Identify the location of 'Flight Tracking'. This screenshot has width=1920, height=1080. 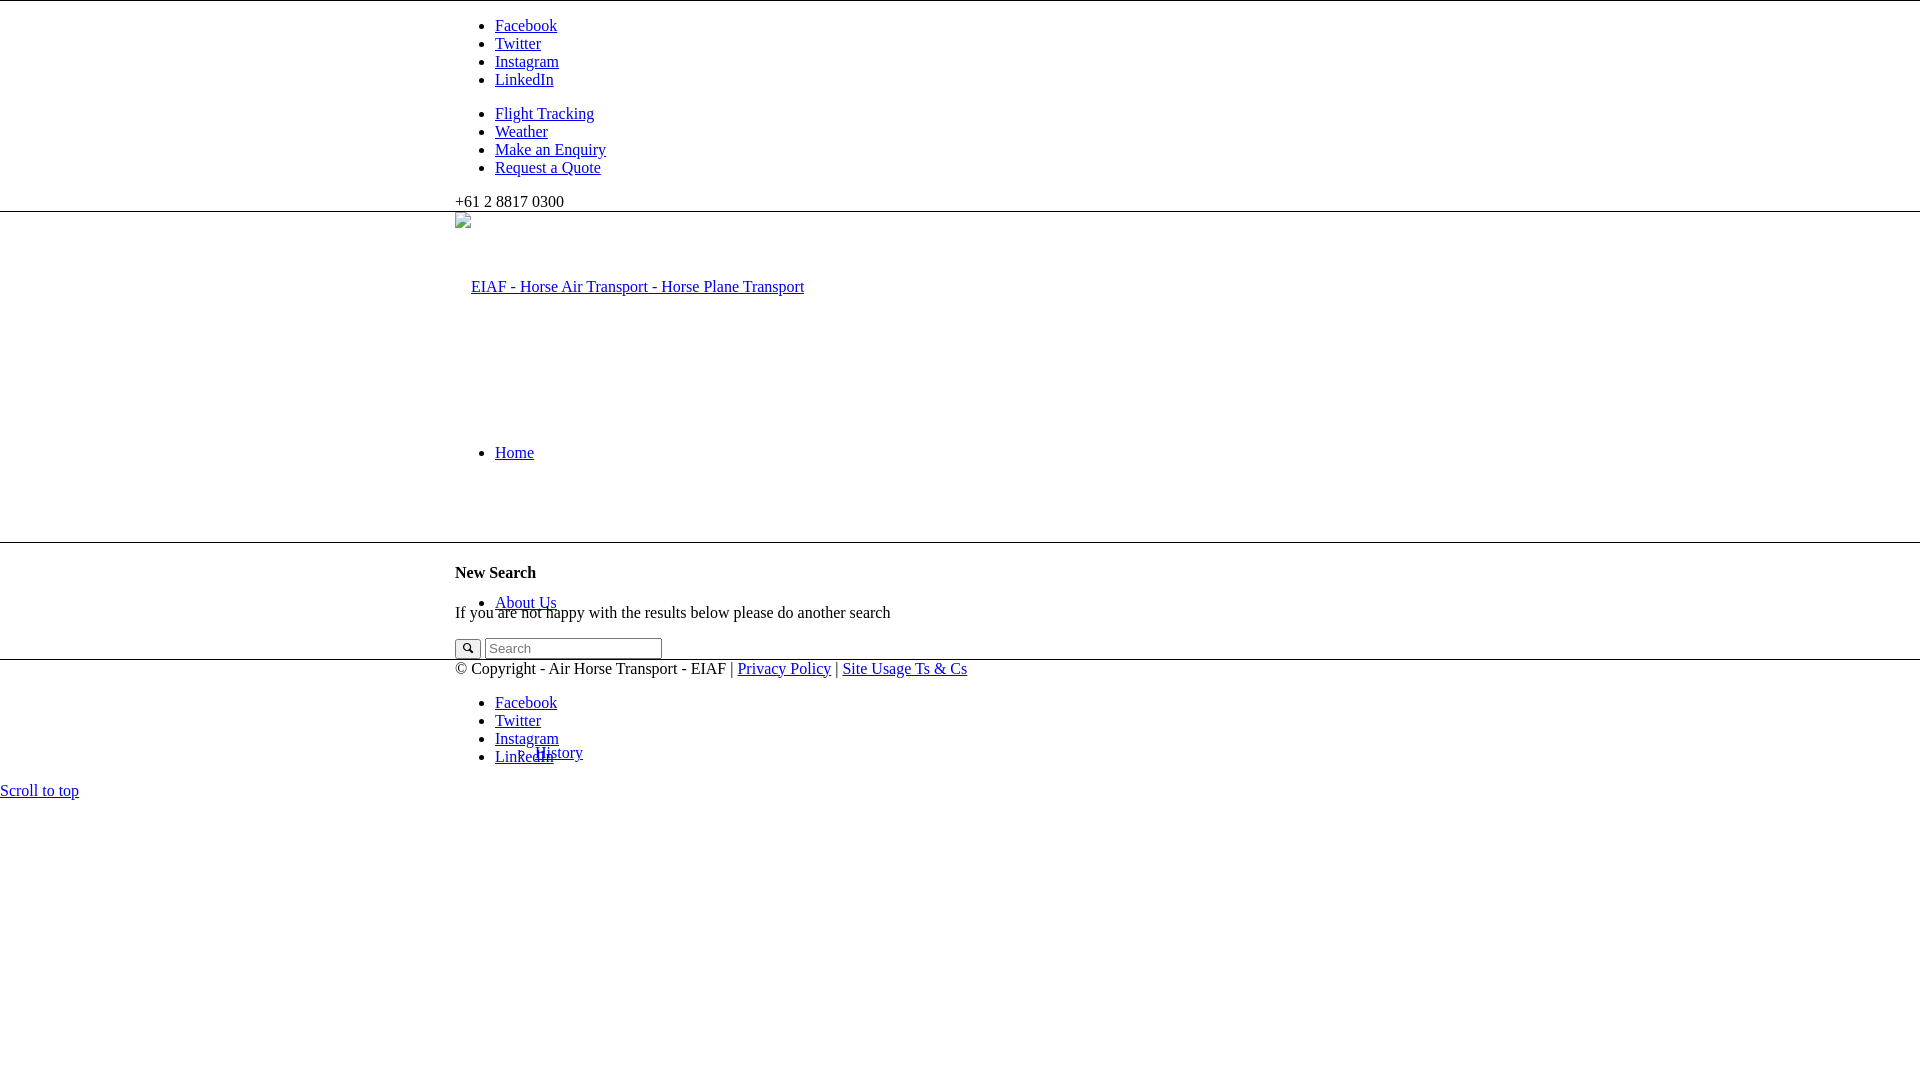
(544, 113).